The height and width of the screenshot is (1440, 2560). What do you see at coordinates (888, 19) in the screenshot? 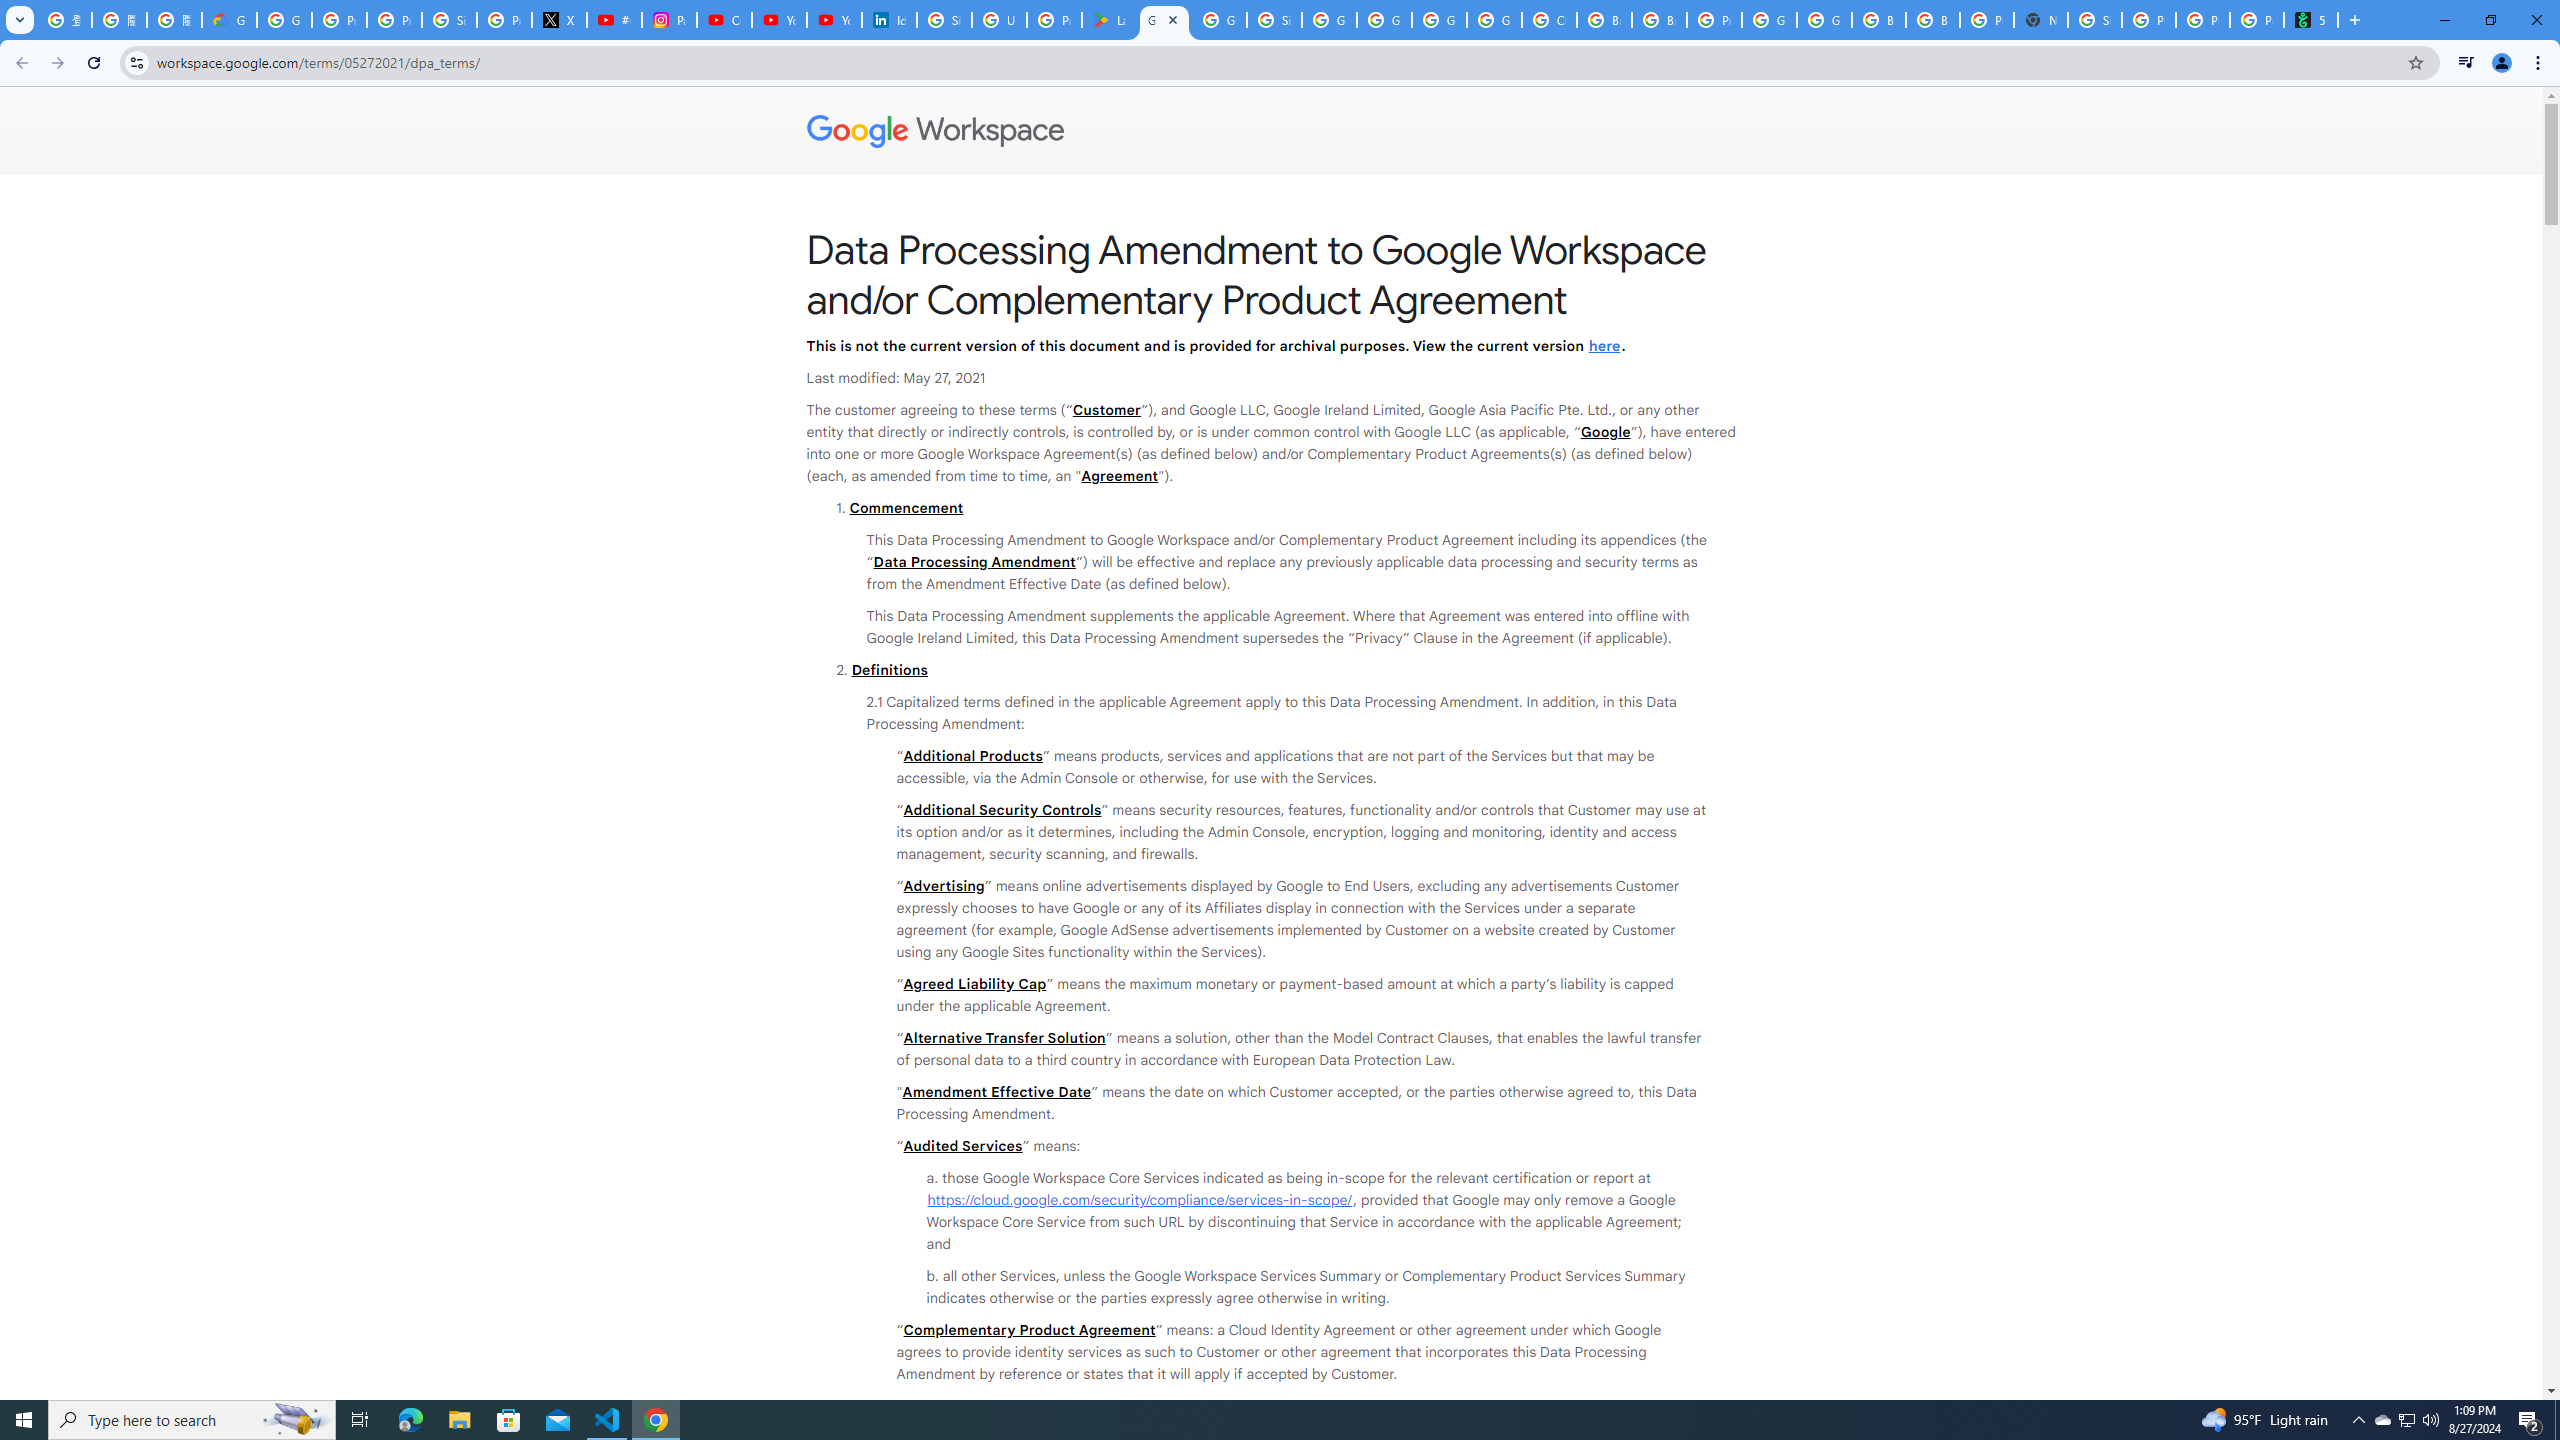
I see `'Identity verification via Persona | LinkedIn Help'` at bounding box center [888, 19].